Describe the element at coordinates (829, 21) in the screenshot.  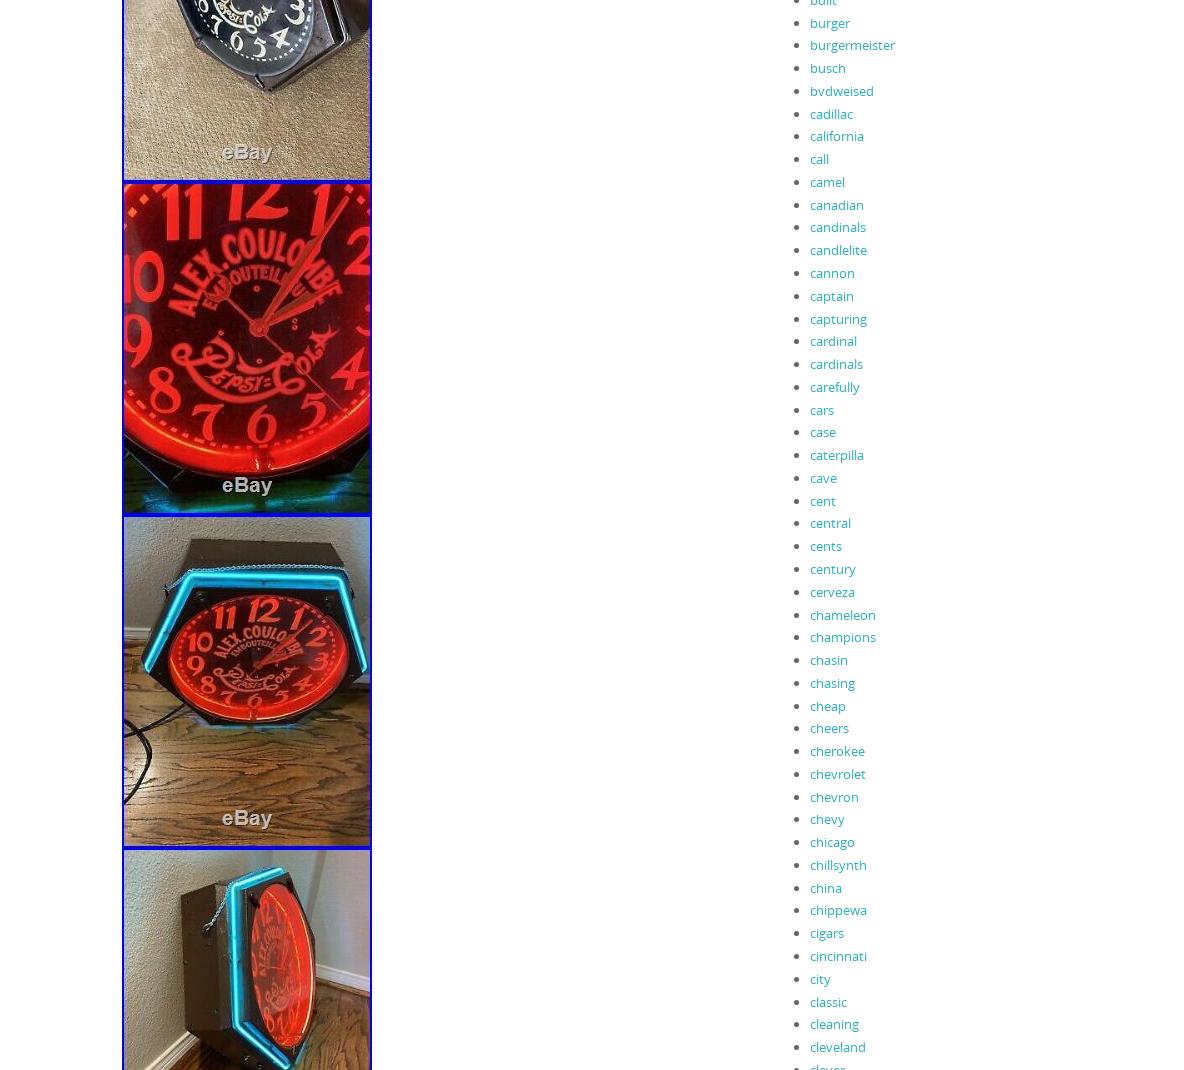
I see `'burger'` at that location.